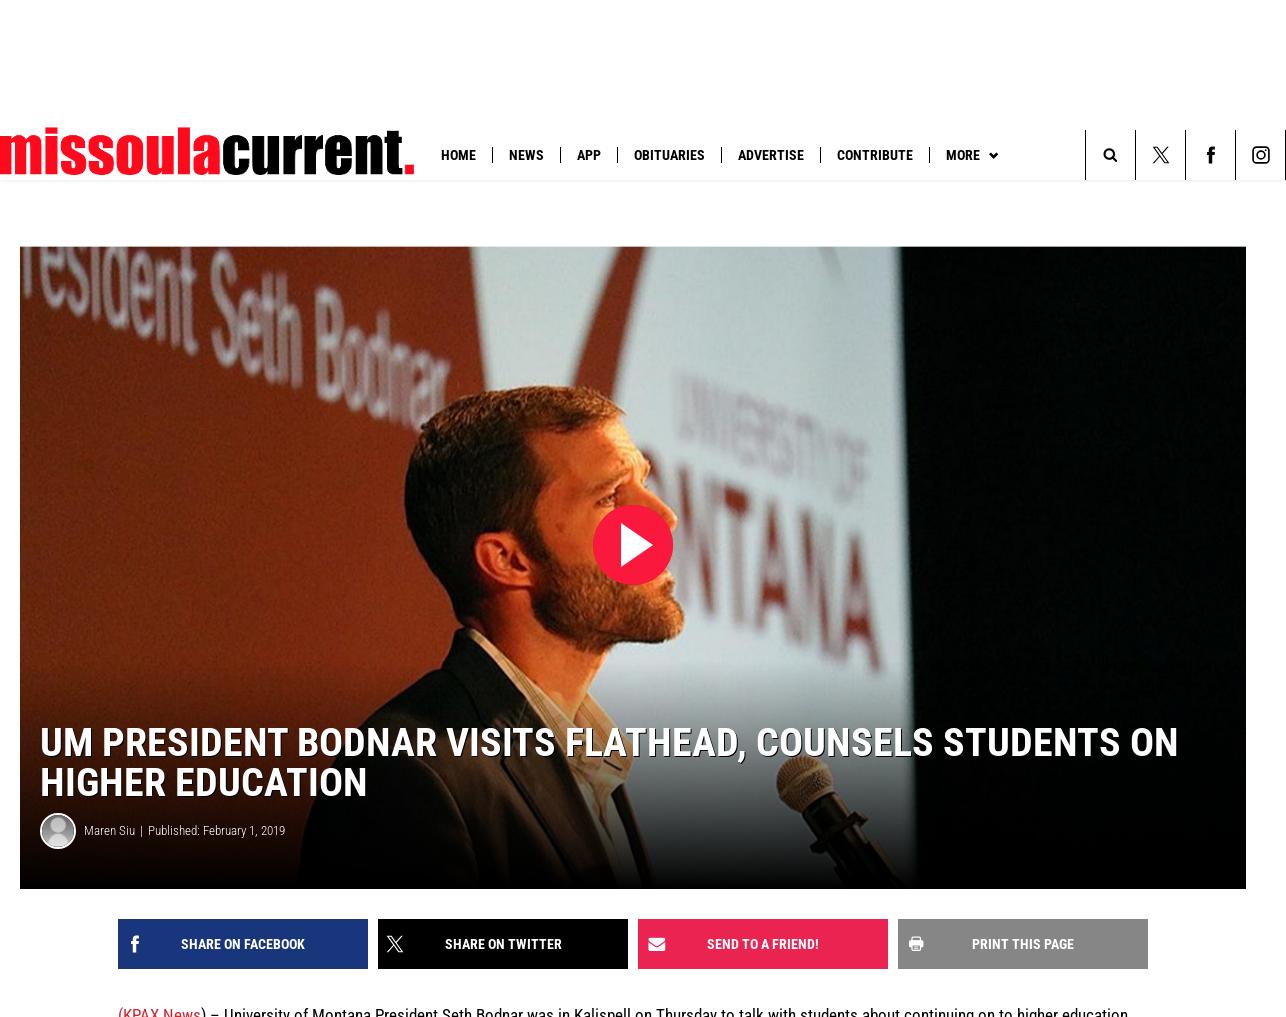 The width and height of the screenshot is (1286, 1017). What do you see at coordinates (770, 153) in the screenshot?
I see `'Advertise'` at bounding box center [770, 153].